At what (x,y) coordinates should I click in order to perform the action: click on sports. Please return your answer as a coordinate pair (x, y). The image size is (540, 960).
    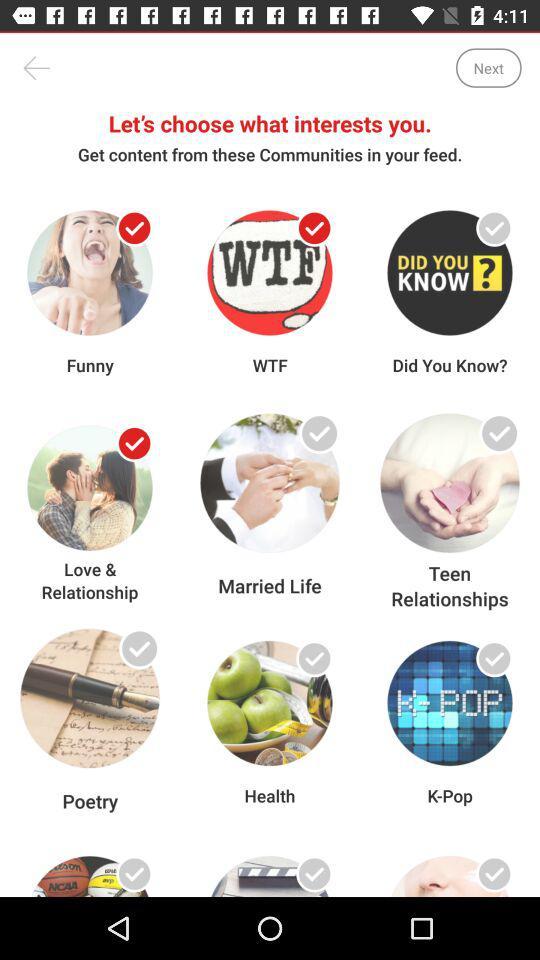
    Looking at the image, I should click on (134, 873).